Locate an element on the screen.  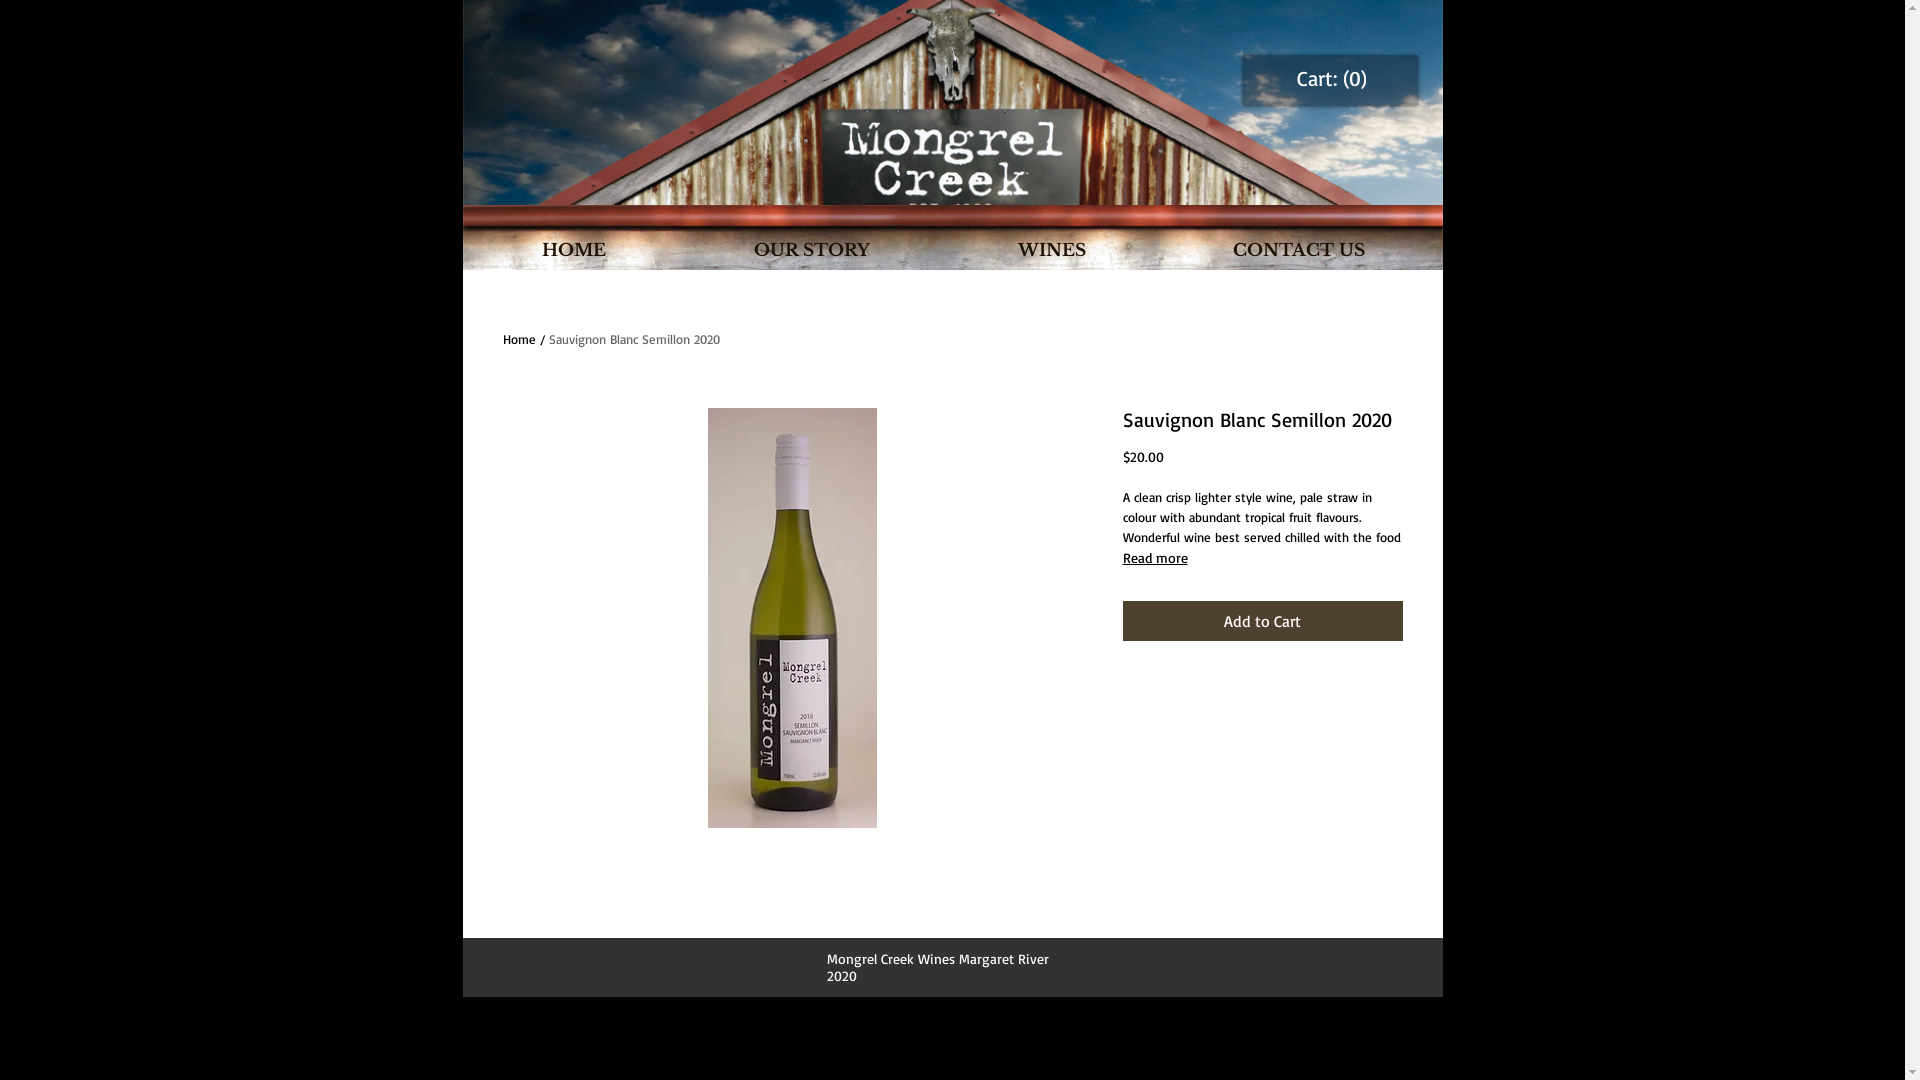
'CONTACT US' is located at coordinates (1160, 249).